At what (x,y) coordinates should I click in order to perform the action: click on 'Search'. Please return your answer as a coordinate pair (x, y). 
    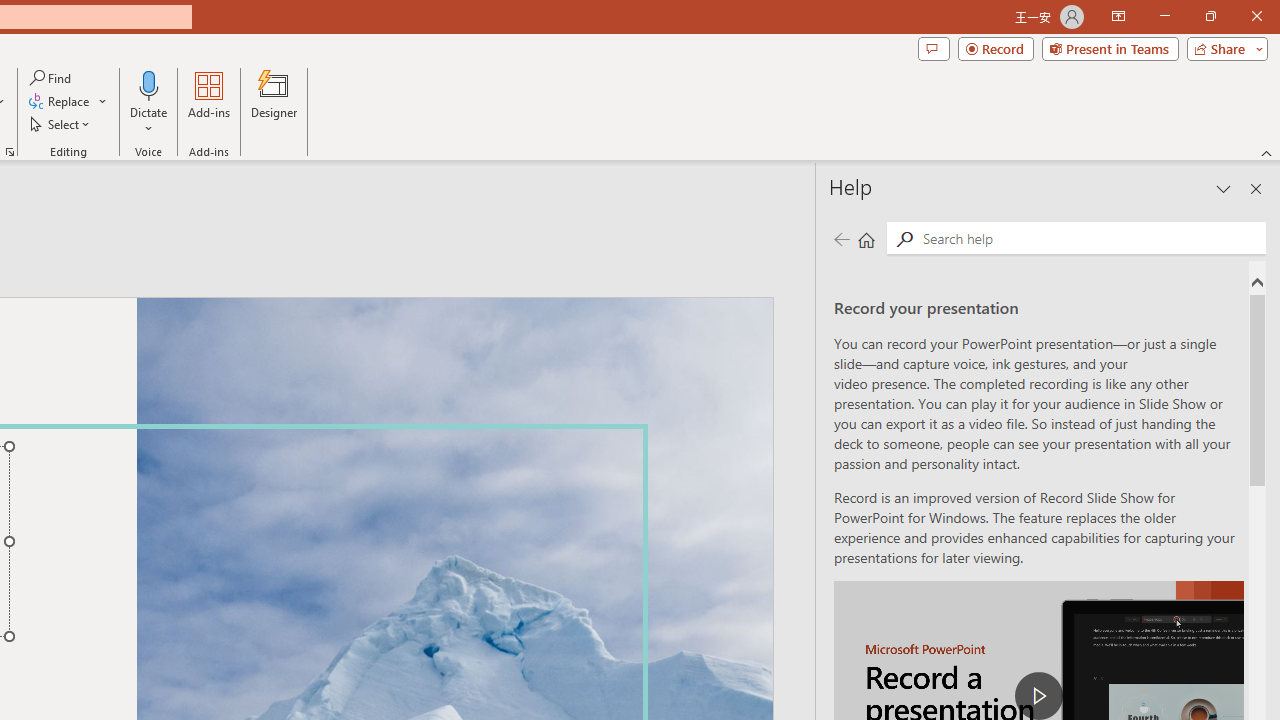
    Looking at the image, I should click on (903, 238).